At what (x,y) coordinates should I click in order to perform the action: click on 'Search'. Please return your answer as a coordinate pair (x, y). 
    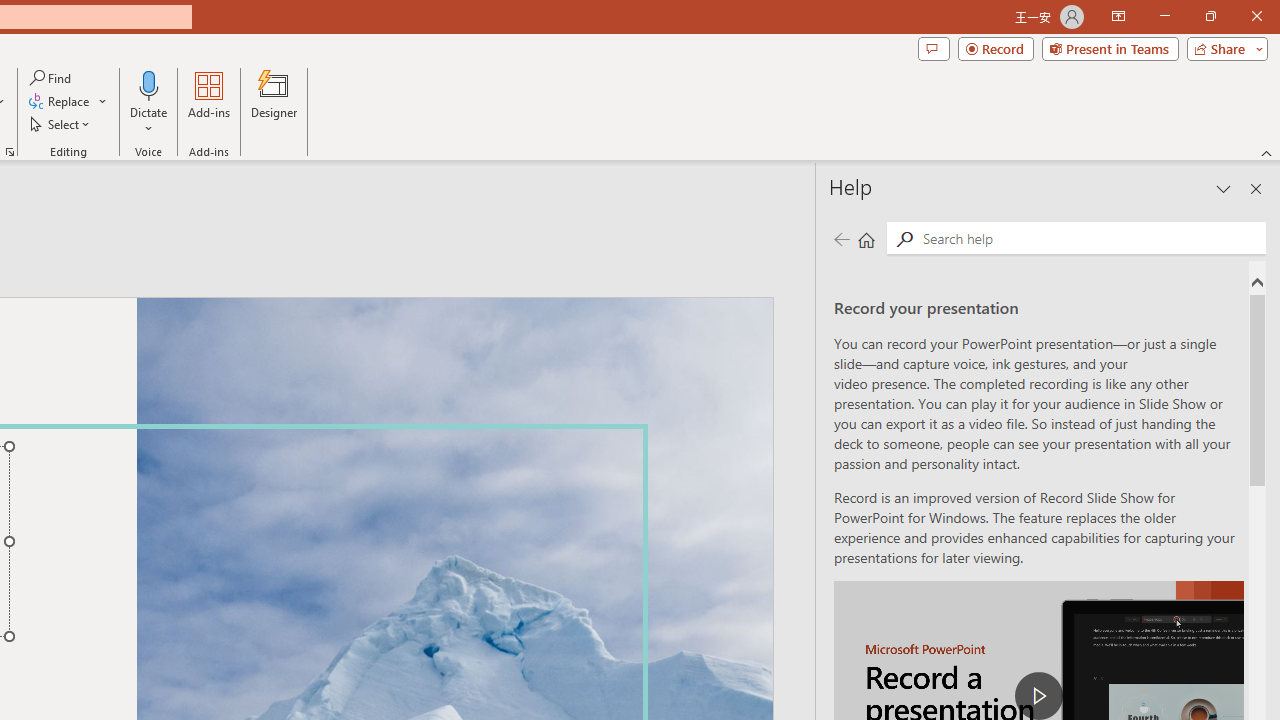
    Looking at the image, I should click on (903, 238).